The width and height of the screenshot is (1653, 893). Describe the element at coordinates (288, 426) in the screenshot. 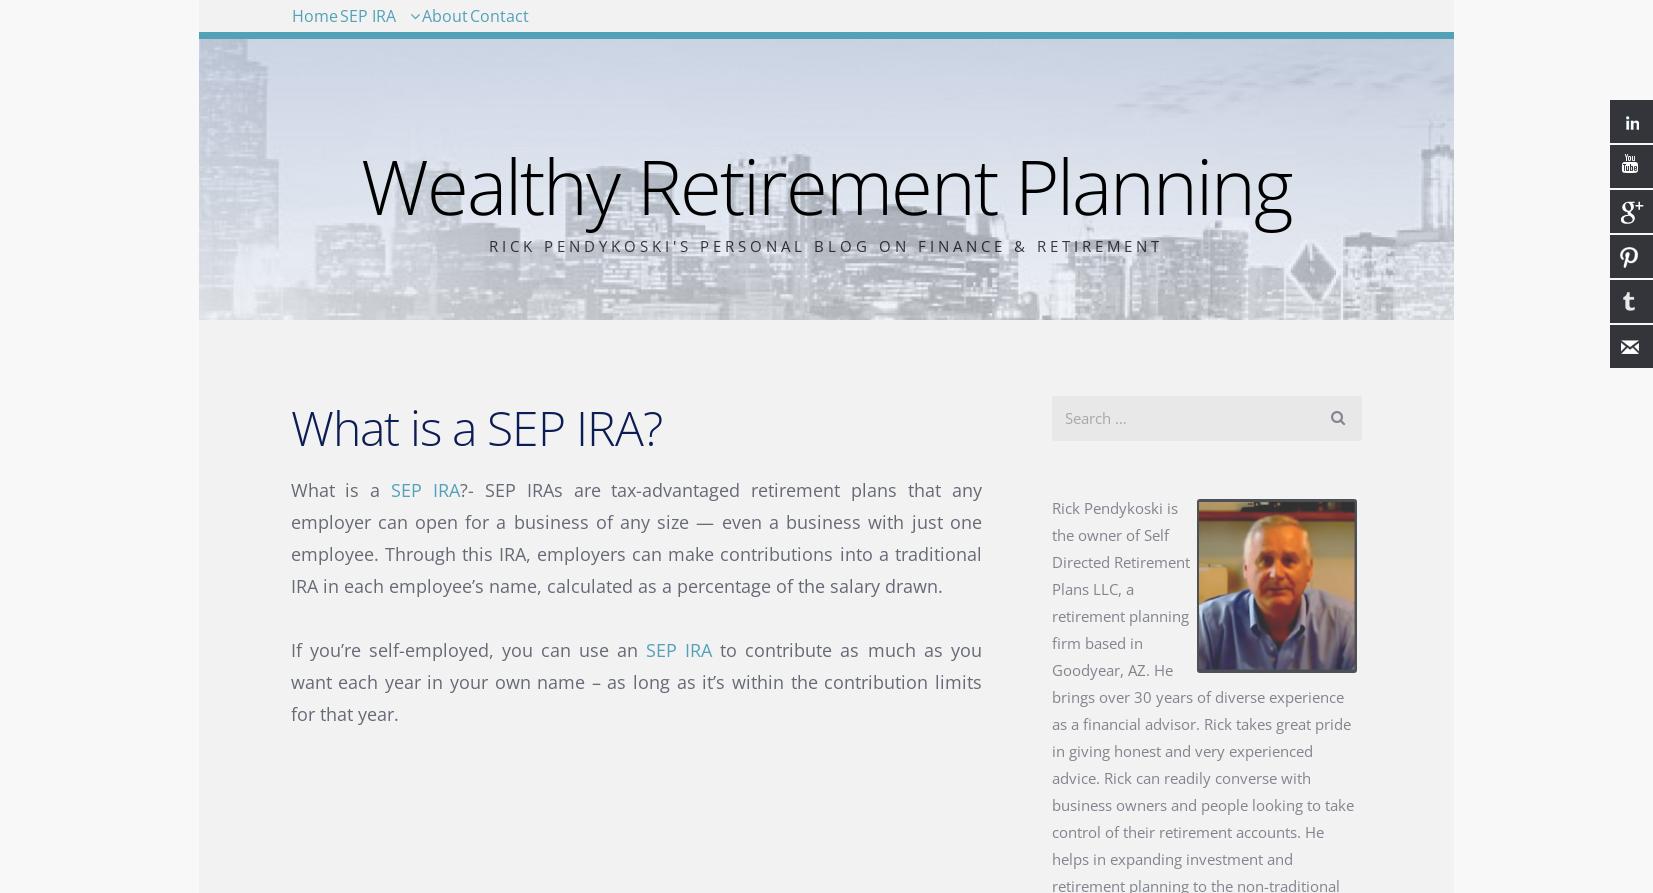

I see `'What is a SEP IRA?'` at that location.